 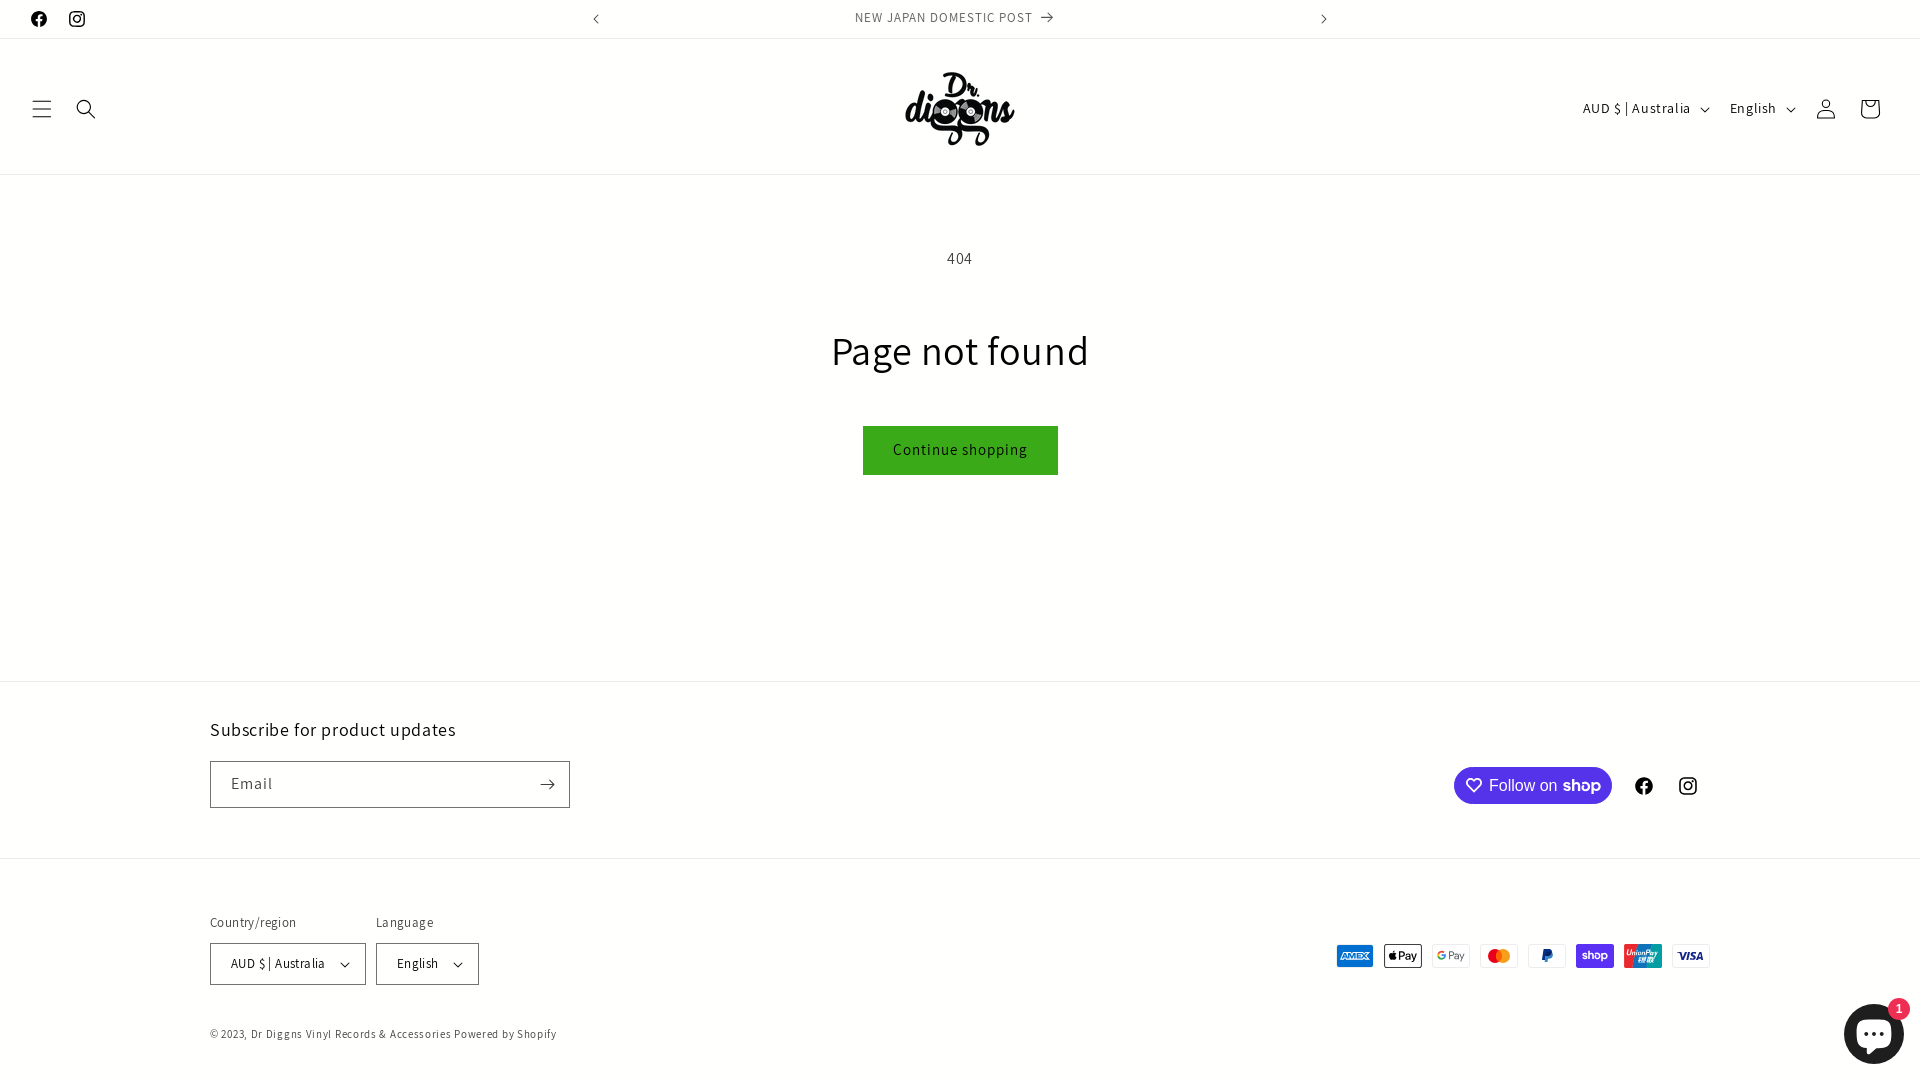 I want to click on 'Continue shopping', so click(x=958, y=450).